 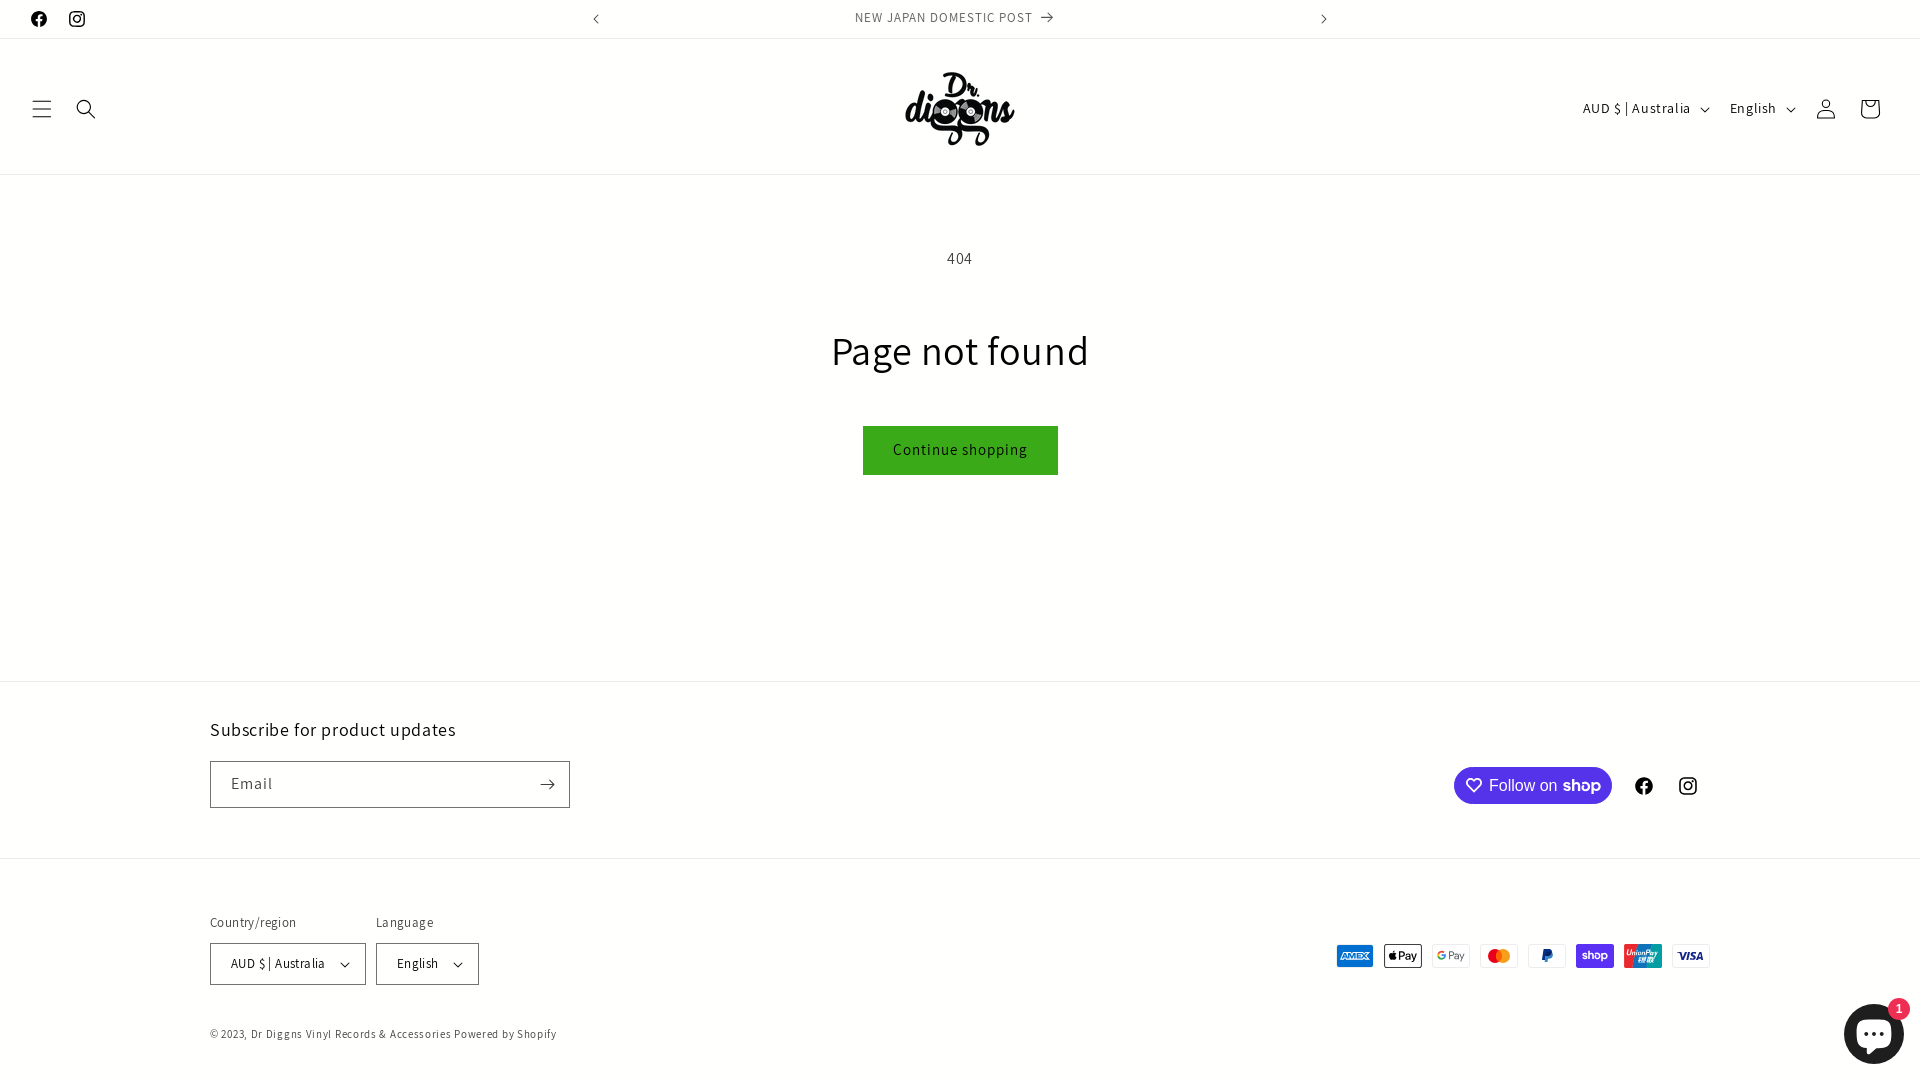 I want to click on 'Continue shopping', so click(x=958, y=450).